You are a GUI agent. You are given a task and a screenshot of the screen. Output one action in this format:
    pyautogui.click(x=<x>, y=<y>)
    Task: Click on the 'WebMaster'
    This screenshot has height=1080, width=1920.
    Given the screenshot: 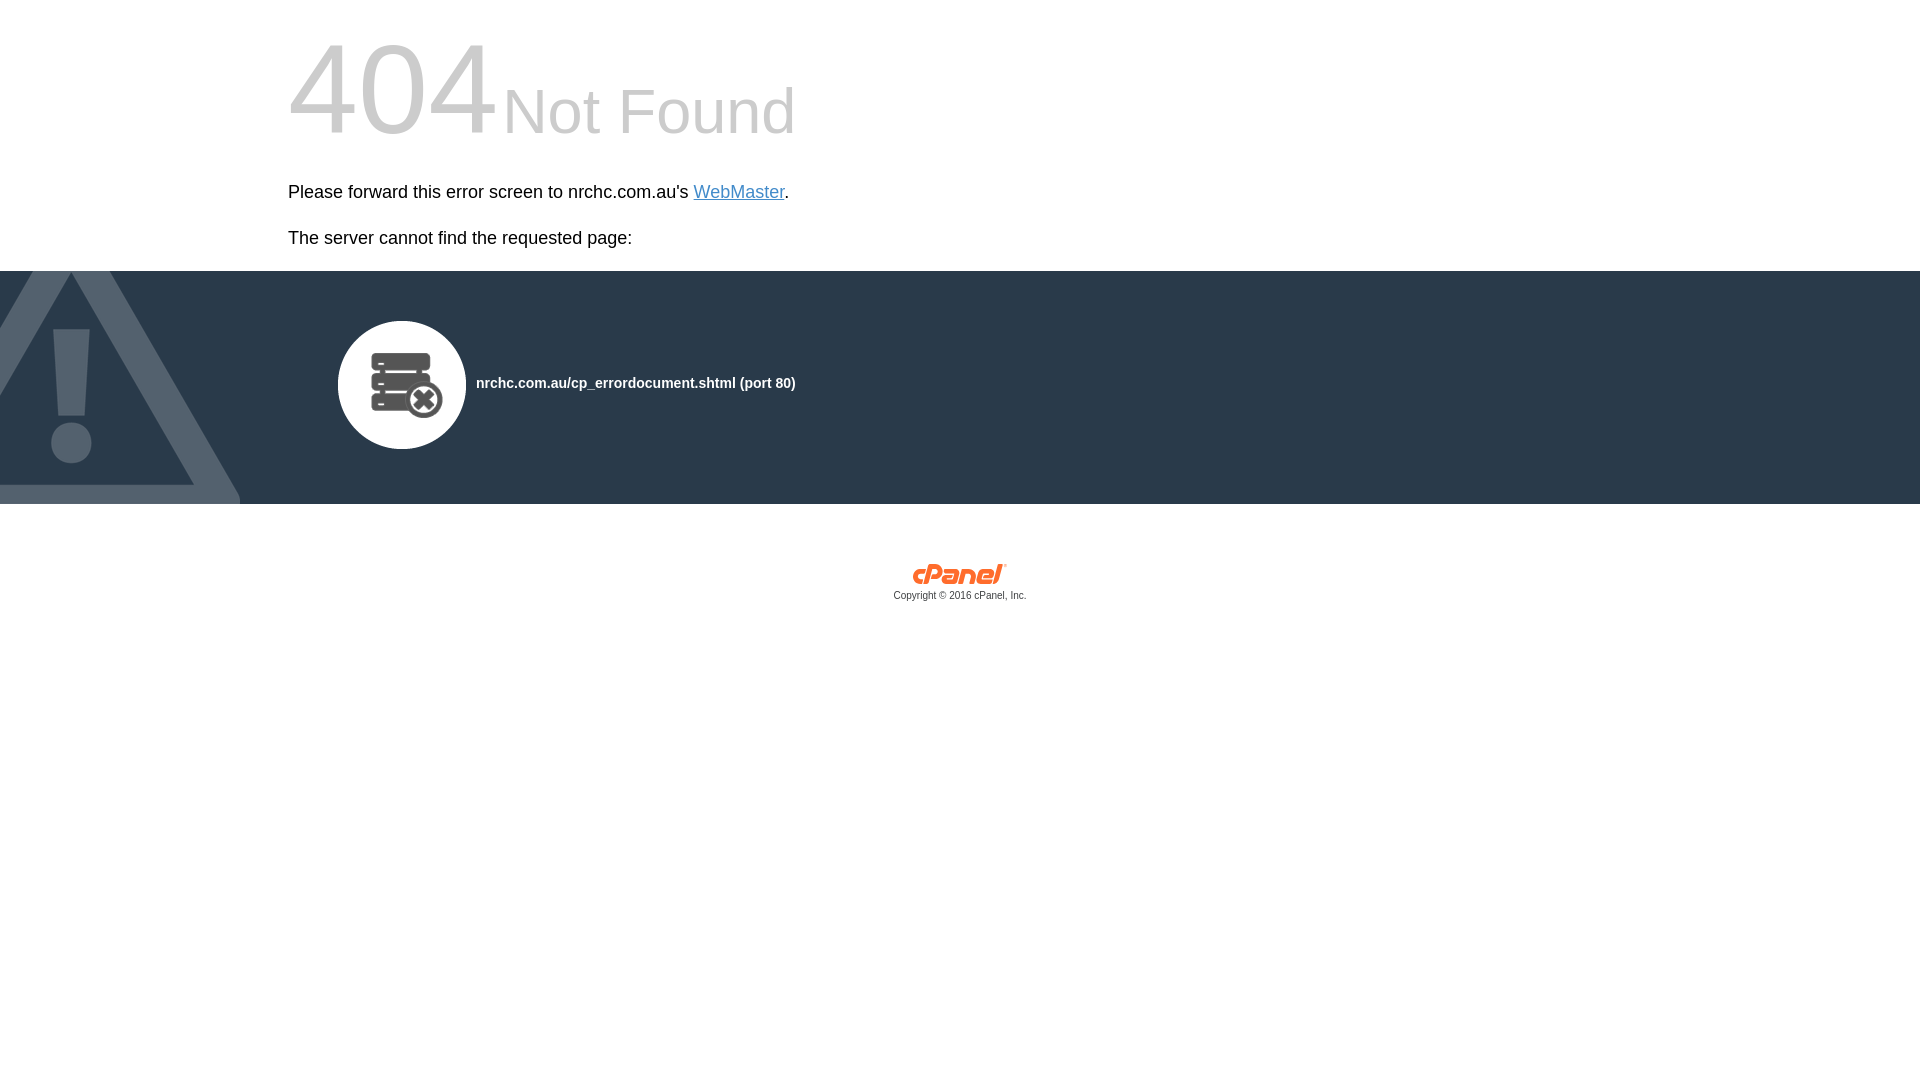 What is the action you would take?
    pyautogui.click(x=738, y=192)
    